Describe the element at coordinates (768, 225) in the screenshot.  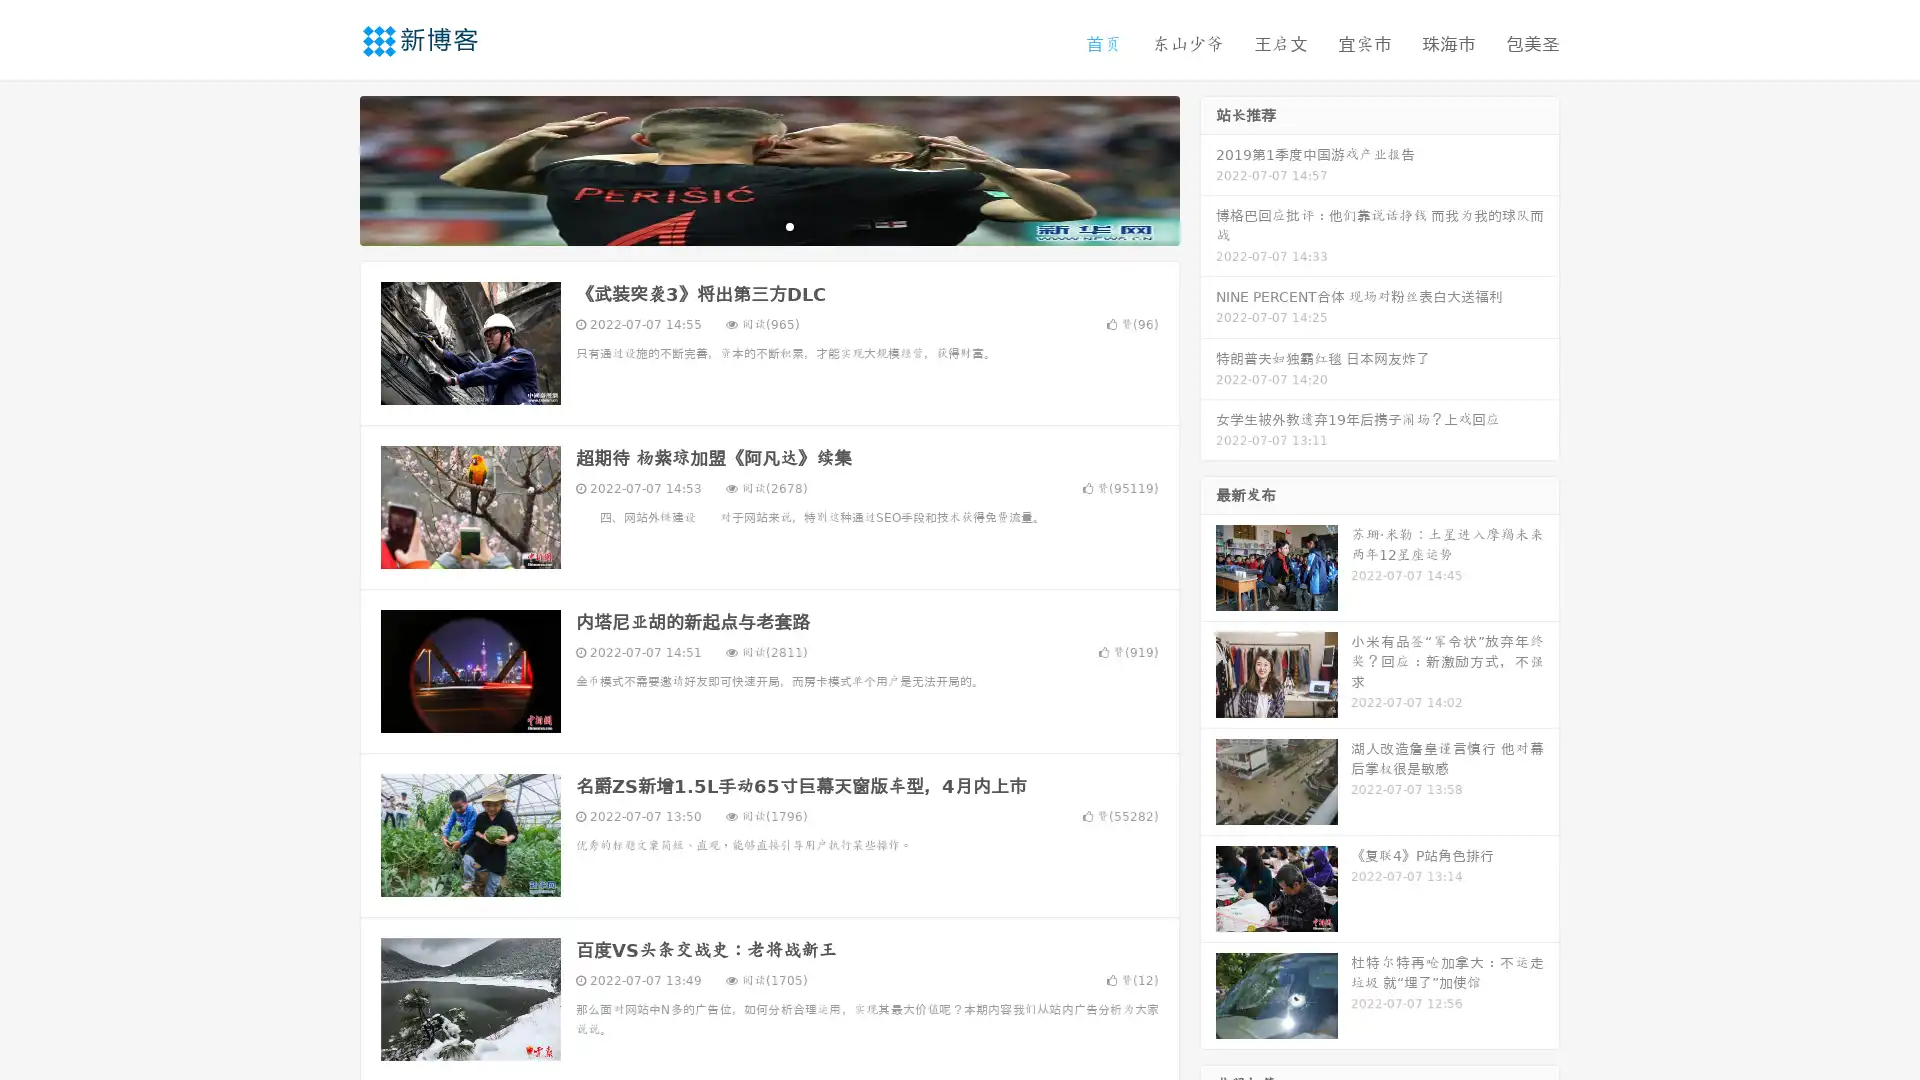
I see `Go to slide 2` at that location.